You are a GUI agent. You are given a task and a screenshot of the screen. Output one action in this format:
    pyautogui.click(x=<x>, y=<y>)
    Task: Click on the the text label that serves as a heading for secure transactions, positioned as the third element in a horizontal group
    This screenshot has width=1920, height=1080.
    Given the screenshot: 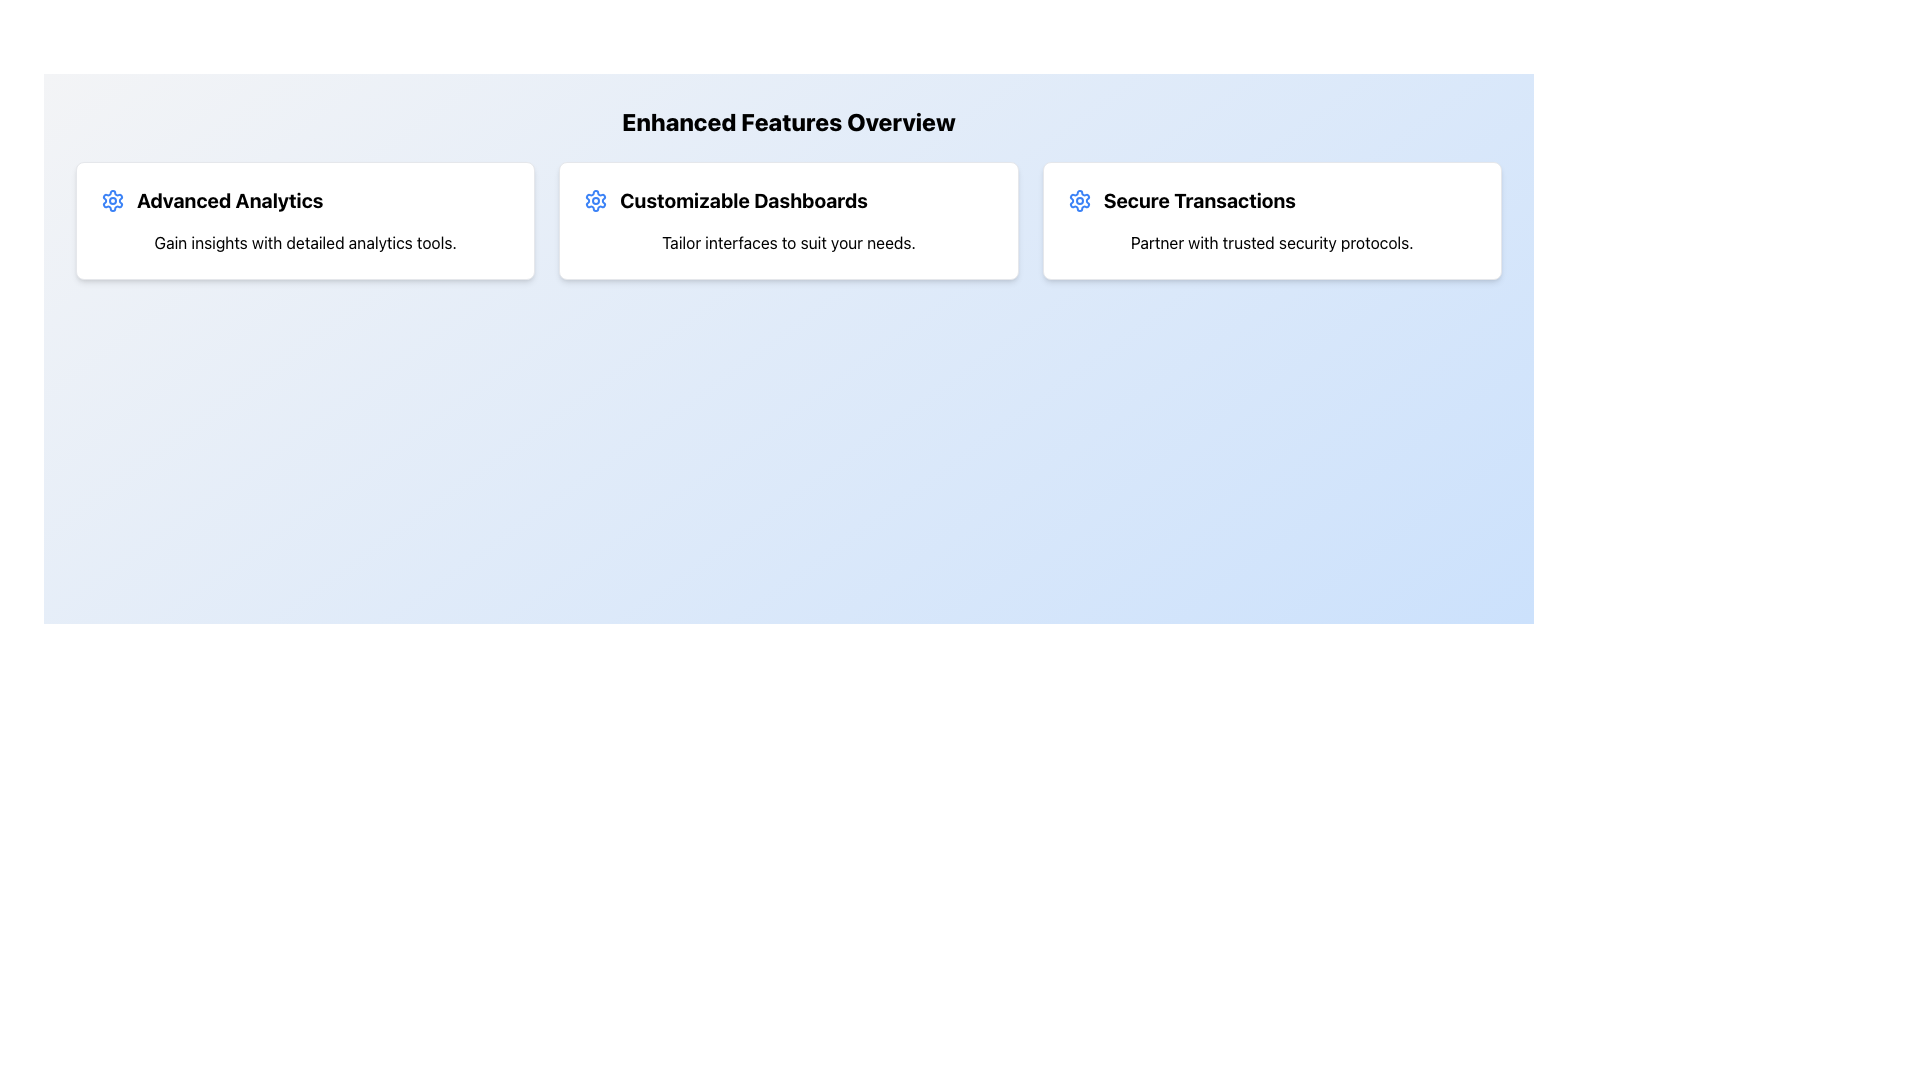 What is the action you would take?
    pyautogui.click(x=1199, y=200)
    